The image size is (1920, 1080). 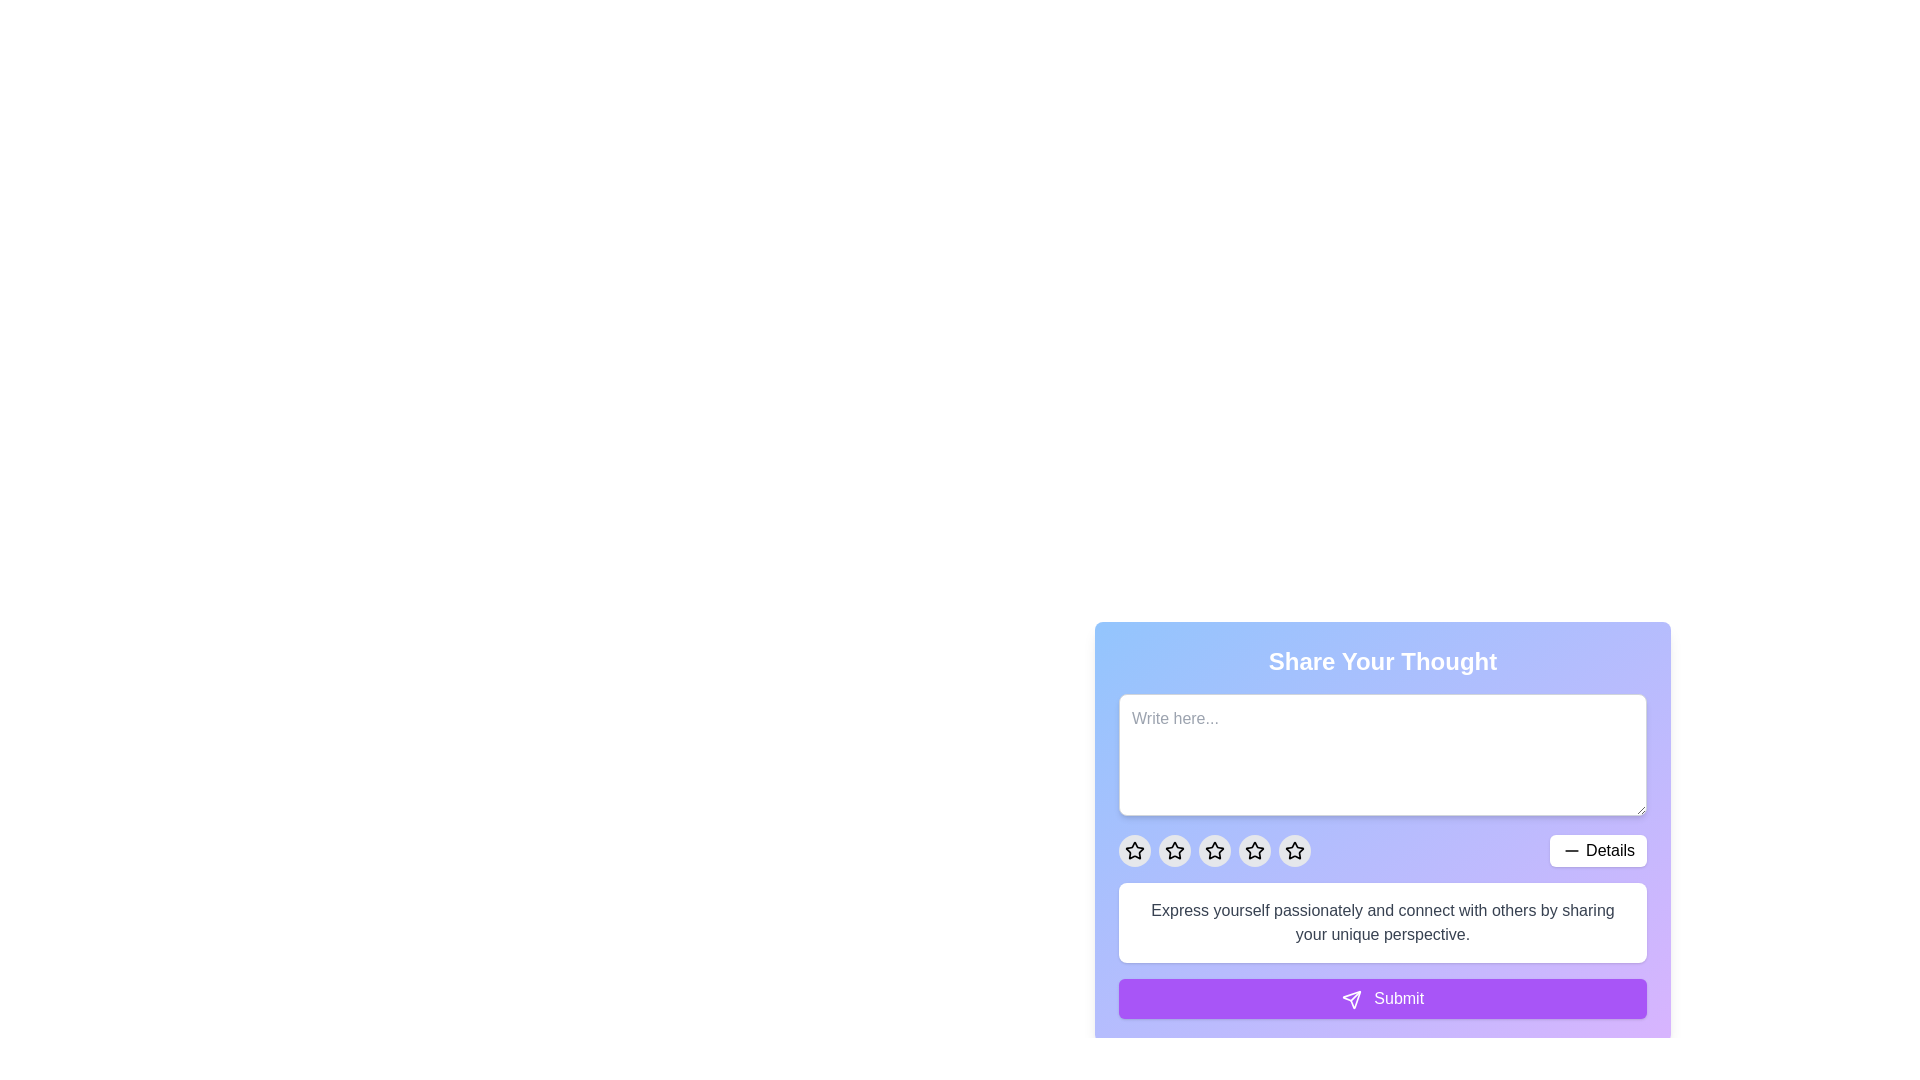 What do you see at coordinates (1381, 922) in the screenshot?
I see `the informational text box located below the rating stars and above the 'Submit' button, which encourages user engagement` at bounding box center [1381, 922].